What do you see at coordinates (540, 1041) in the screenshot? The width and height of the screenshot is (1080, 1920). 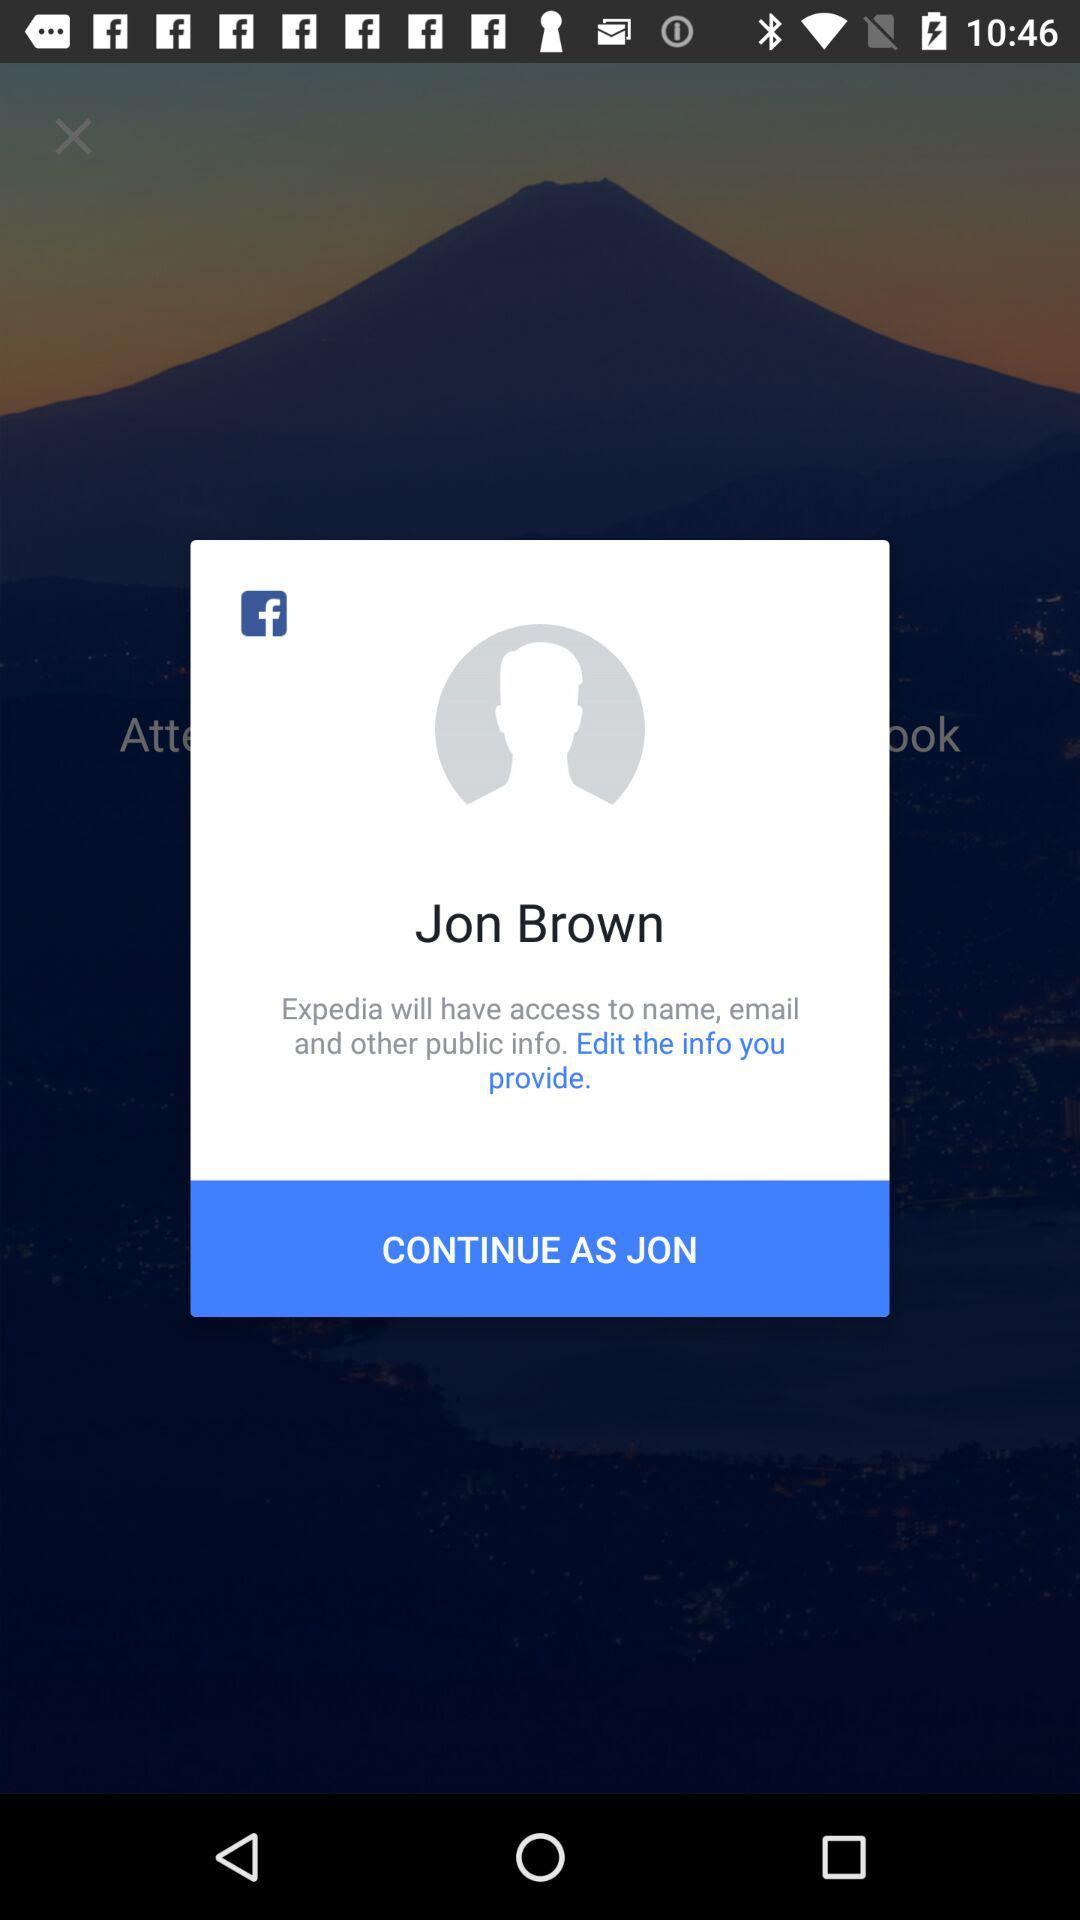 I see `icon below the jon brown icon` at bounding box center [540, 1041].